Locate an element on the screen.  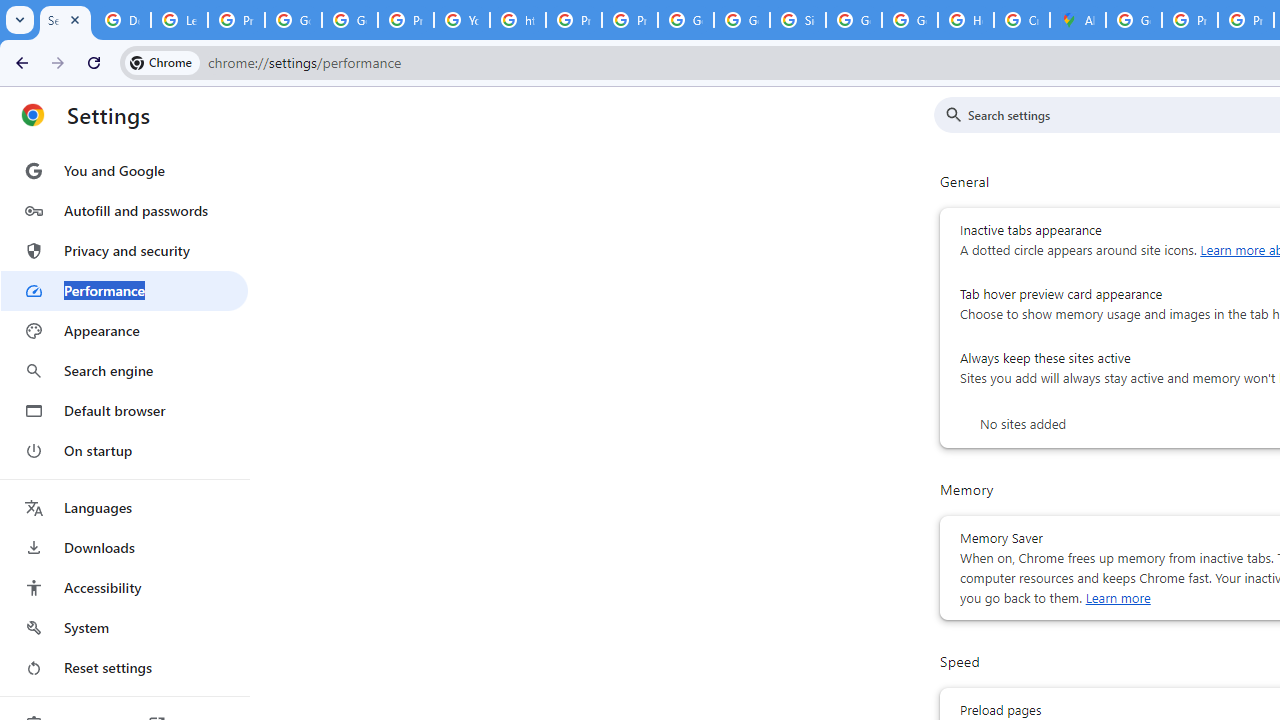
'You and Google' is located at coordinates (123, 170).